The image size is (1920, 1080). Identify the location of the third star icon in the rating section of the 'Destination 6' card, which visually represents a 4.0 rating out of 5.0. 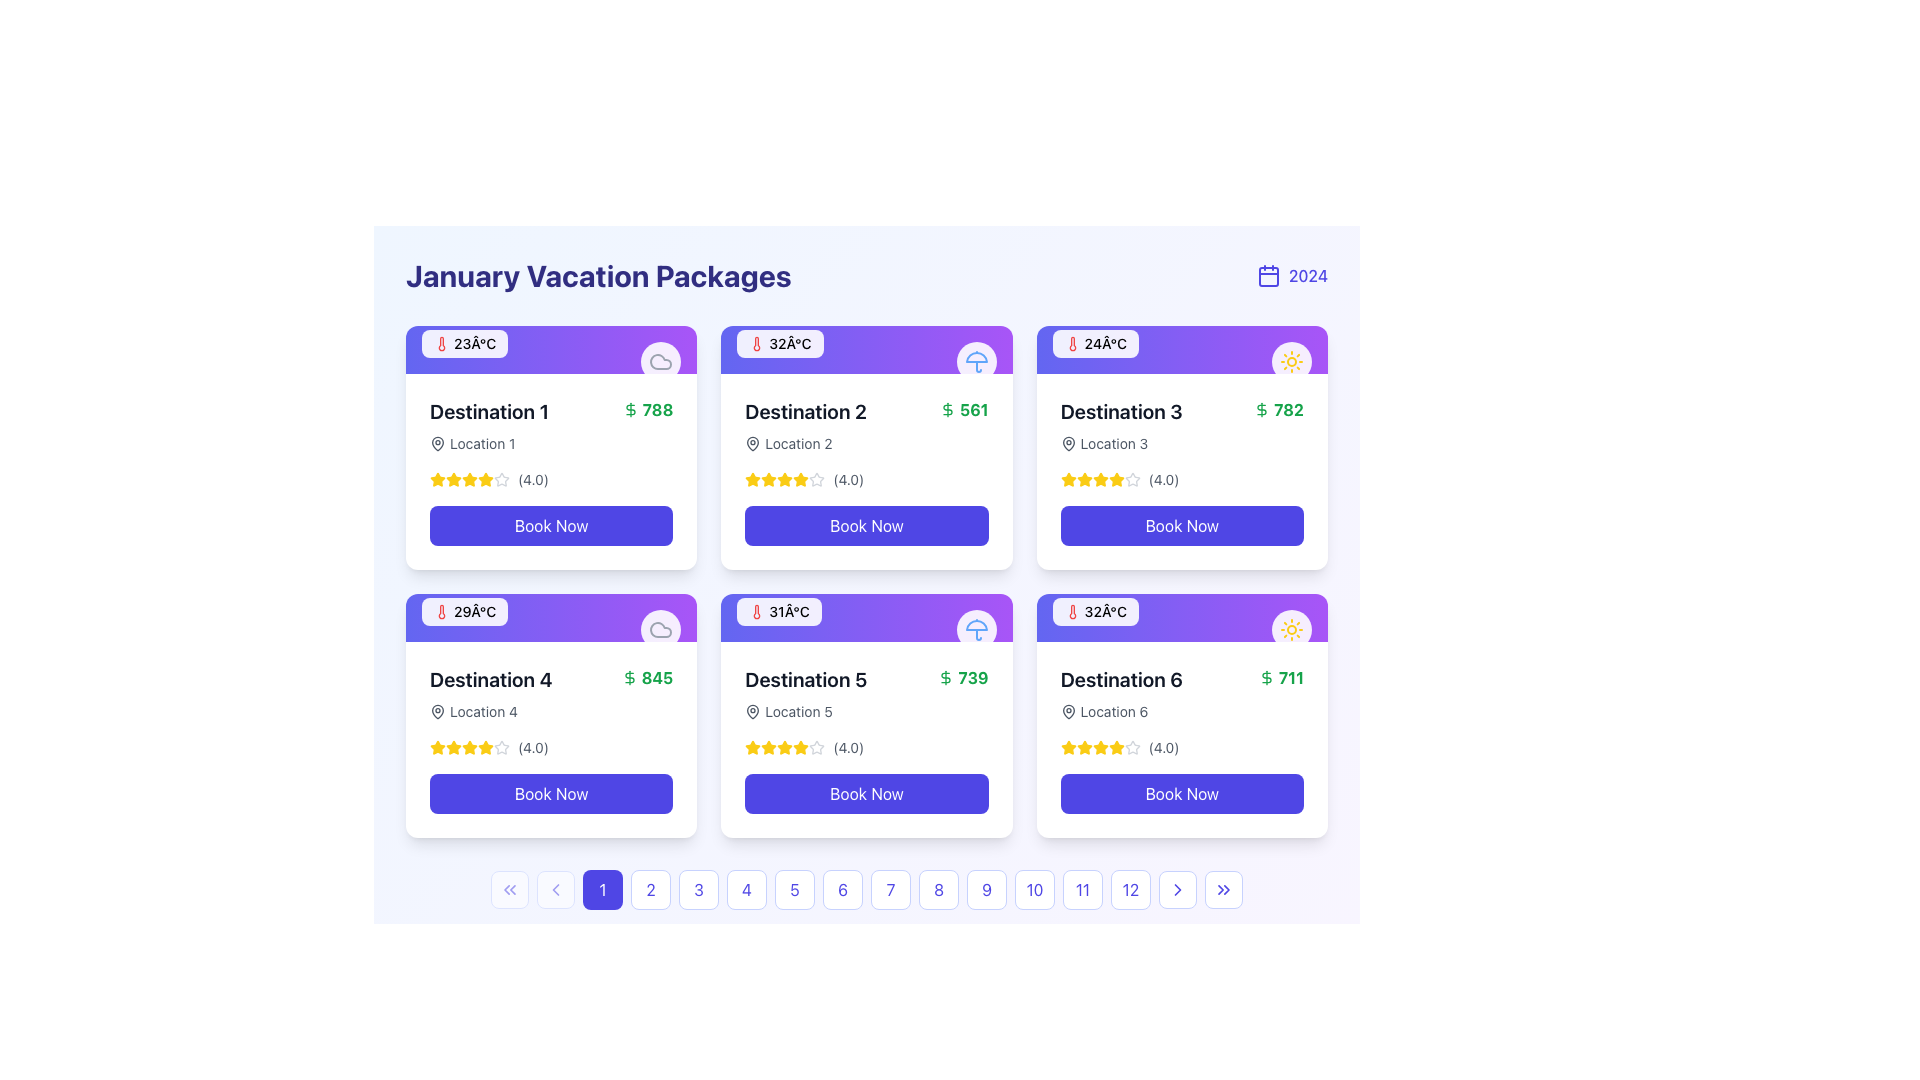
(1083, 748).